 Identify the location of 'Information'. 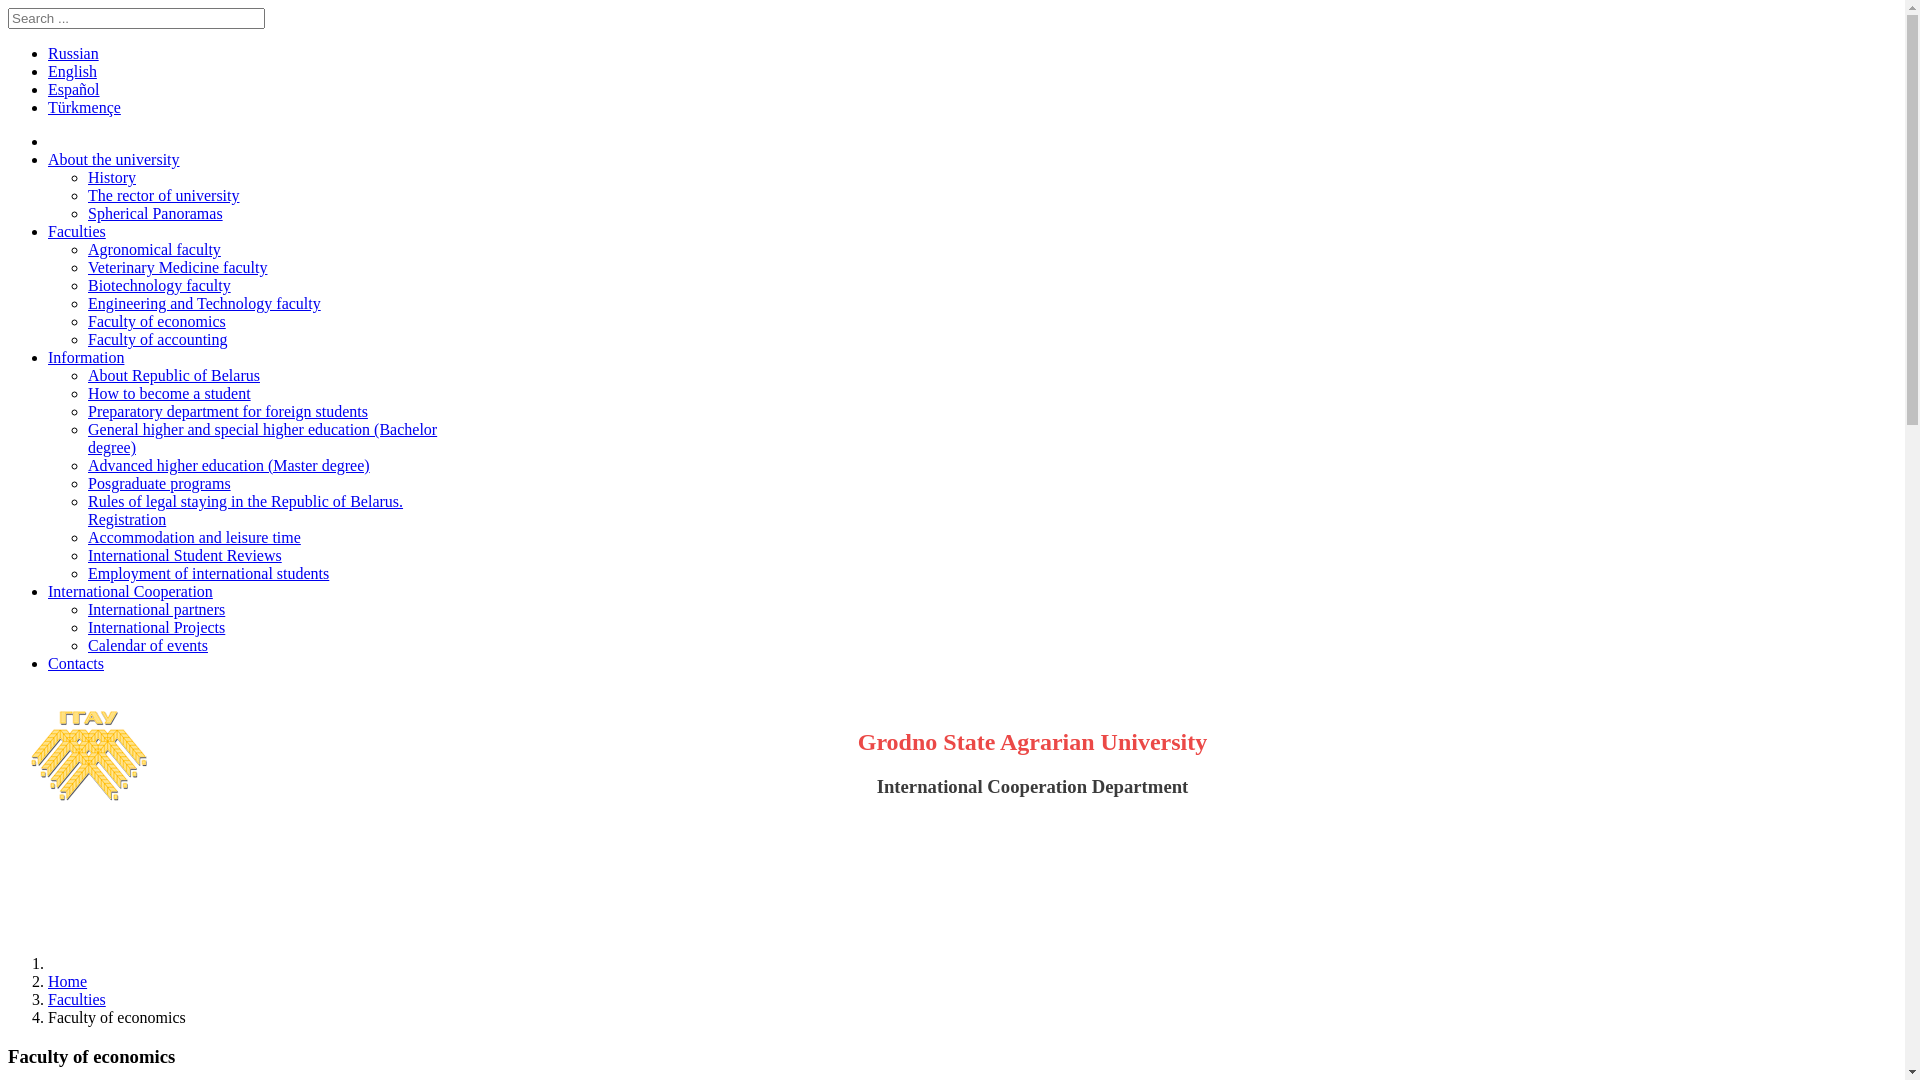
(85, 356).